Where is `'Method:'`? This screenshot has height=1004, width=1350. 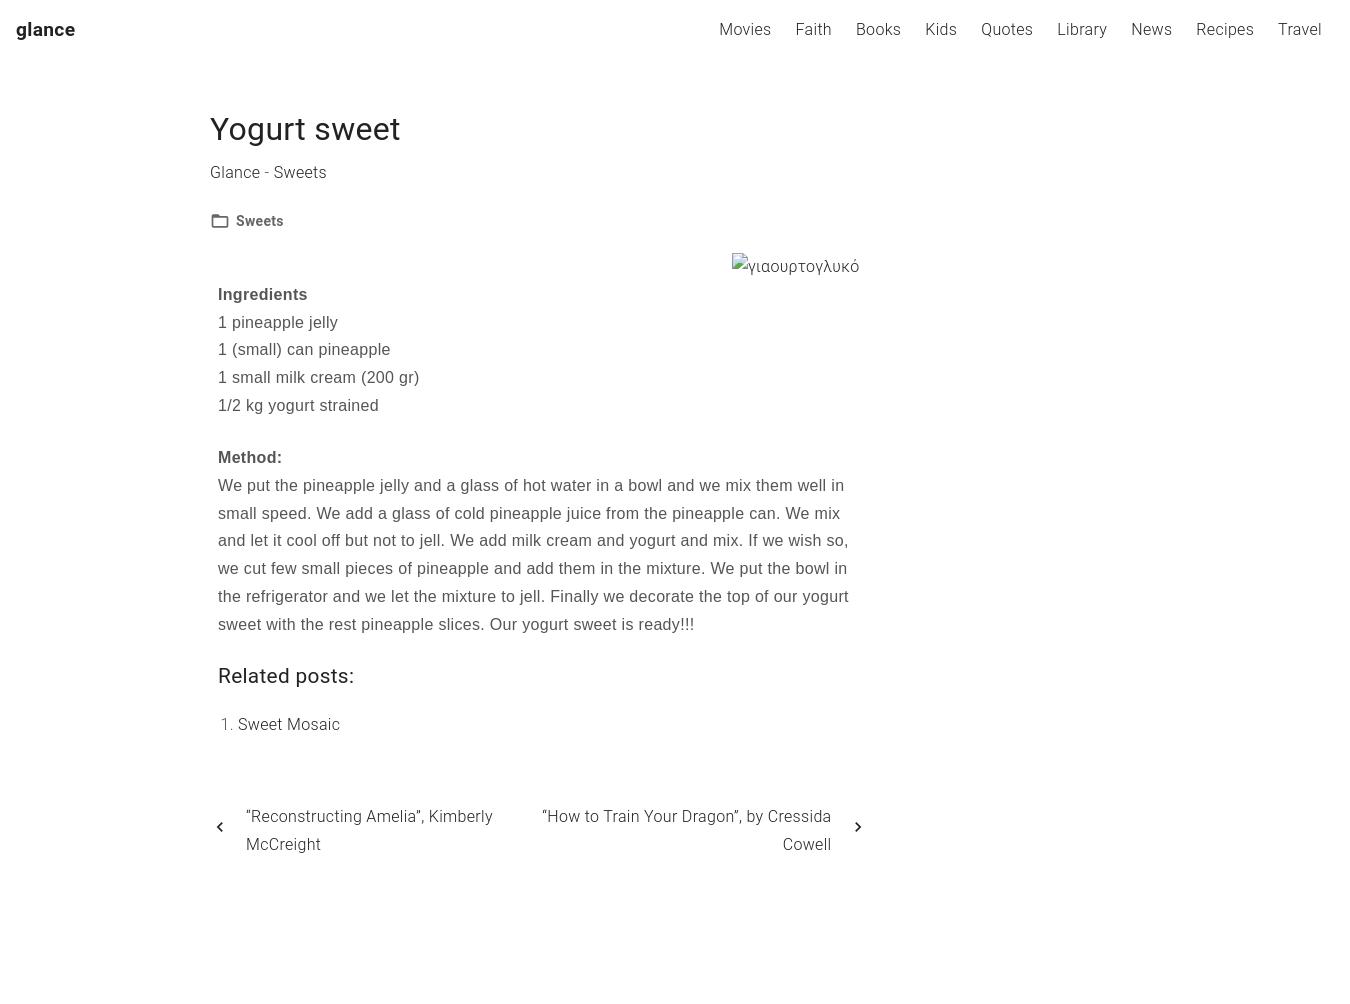 'Method:' is located at coordinates (218, 455).